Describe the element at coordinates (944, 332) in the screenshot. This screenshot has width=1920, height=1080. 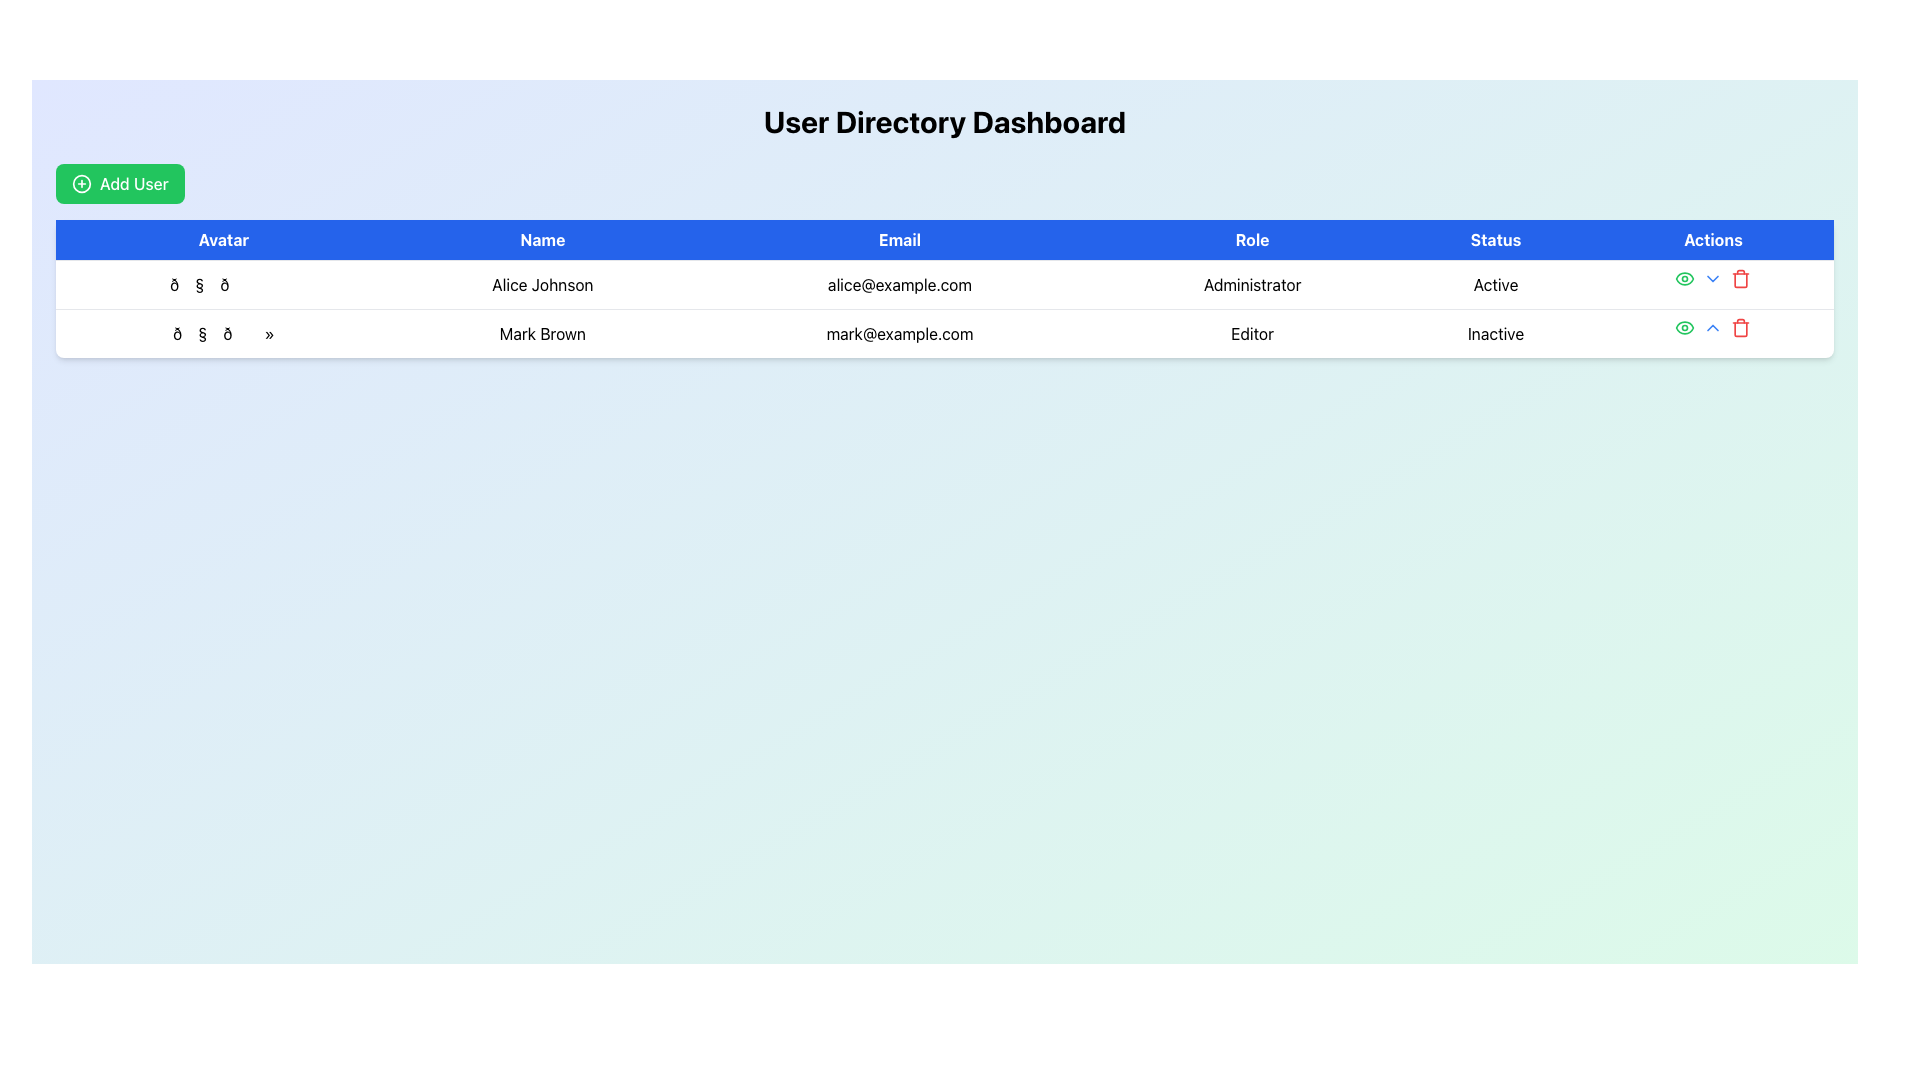
I see `the second row in the user directory table, which contains user information segmented by columns labeled Avatar, Name, Email, Role, Status, and Actions` at that location.